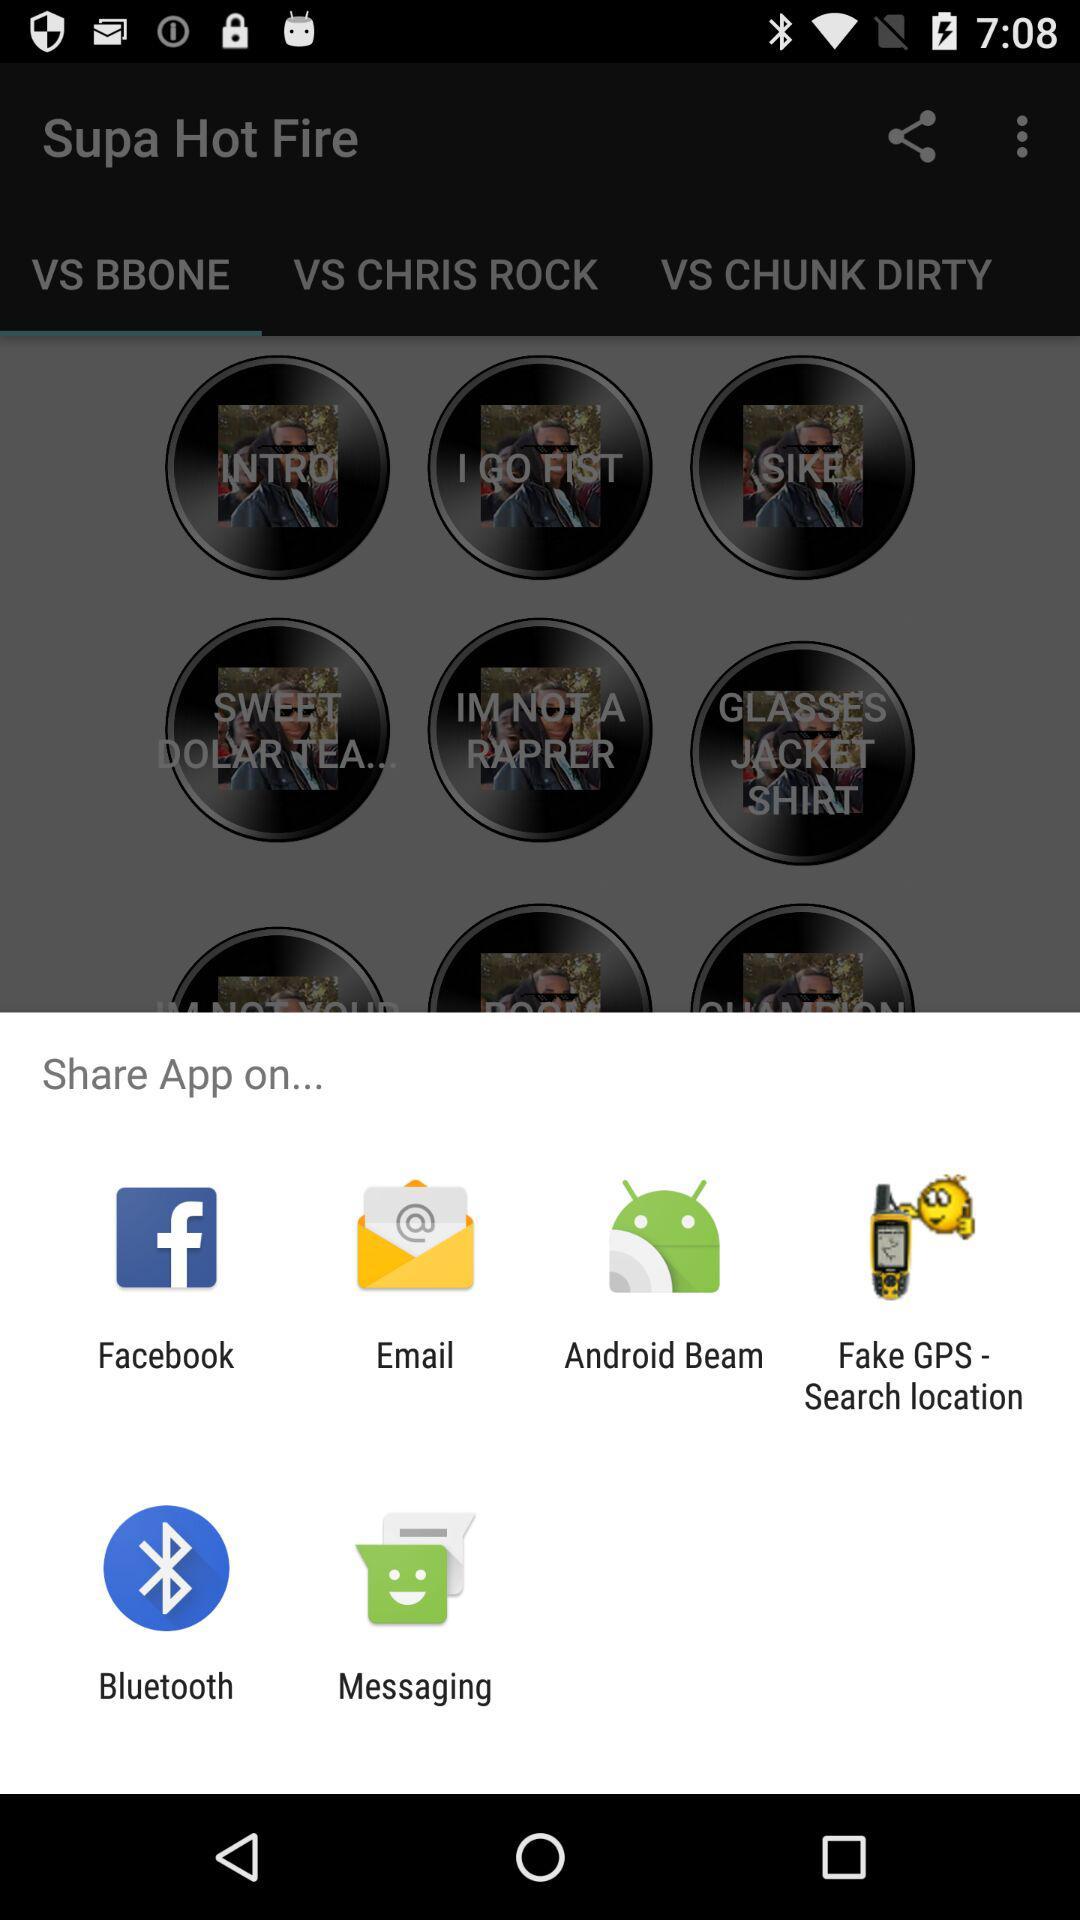 The width and height of the screenshot is (1080, 1920). Describe the element at coordinates (664, 1374) in the screenshot. I see `icon next to fake gps search` at that location.